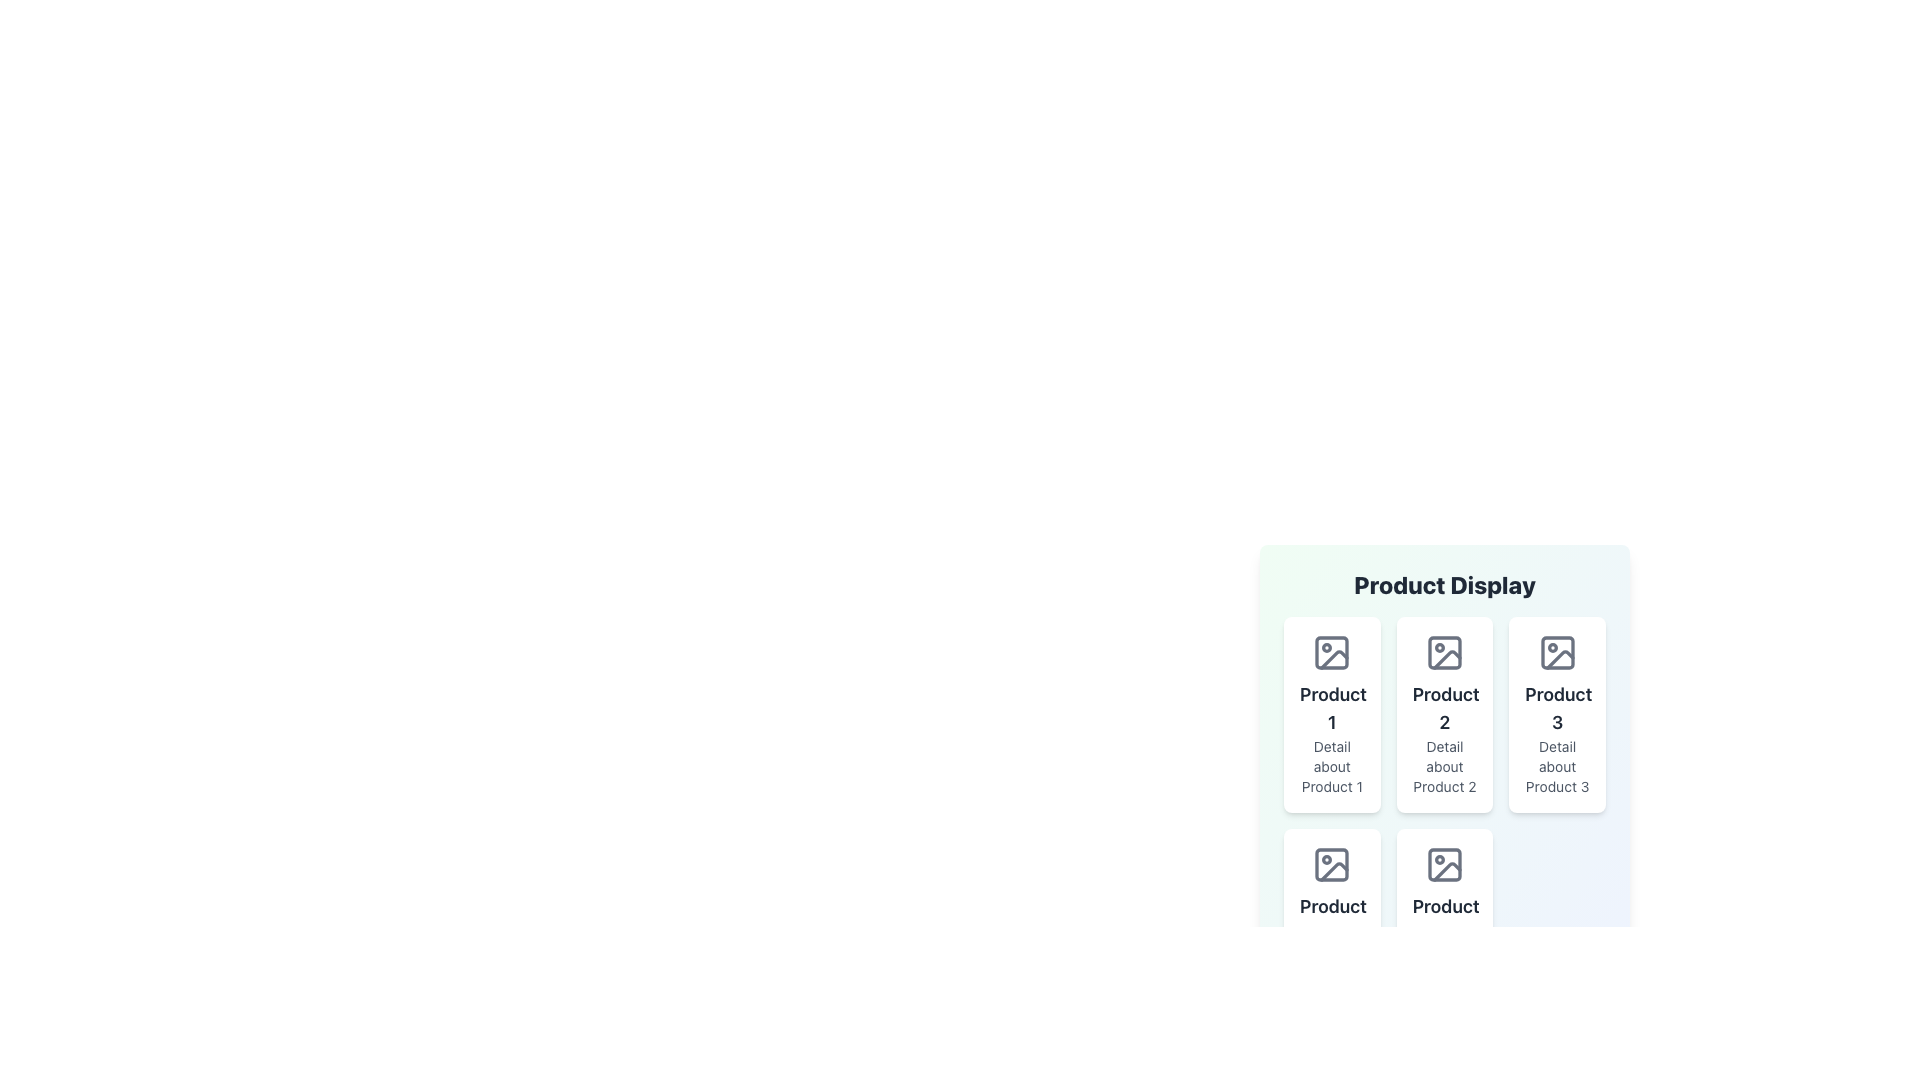 The width and height of the screenshot is (1920, 1080). I want to click on the text label displaying 'Detail about Product 1', which is styled in a small gray font and located below the product name and icon in the product card for 'Product 1', so click(1332, 766).